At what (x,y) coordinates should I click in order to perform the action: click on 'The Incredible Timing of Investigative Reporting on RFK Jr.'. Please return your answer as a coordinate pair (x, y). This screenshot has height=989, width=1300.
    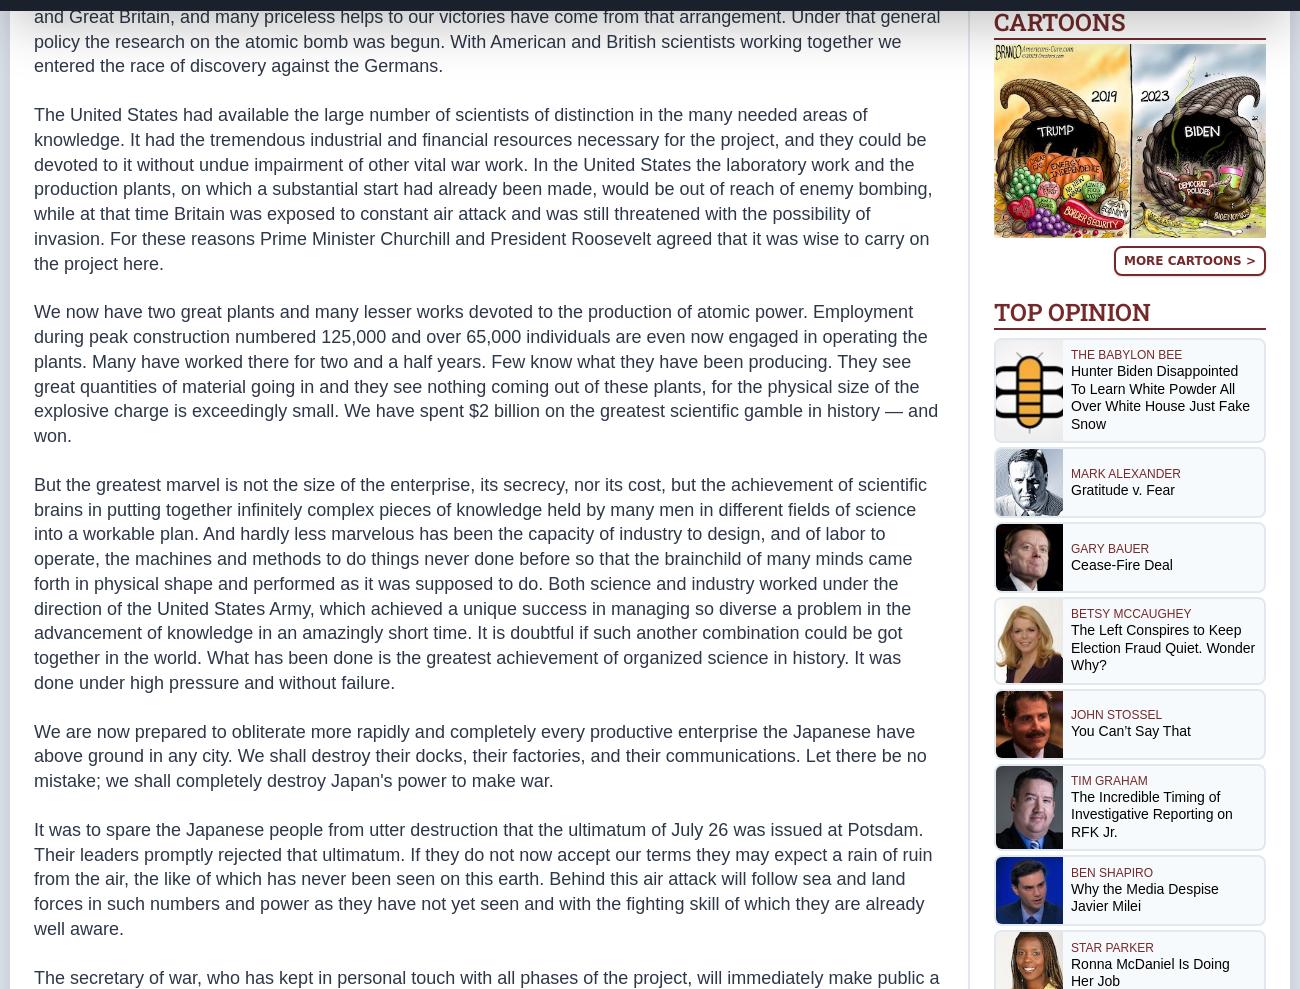
    Looking at the image, I should click on (1151, 812).